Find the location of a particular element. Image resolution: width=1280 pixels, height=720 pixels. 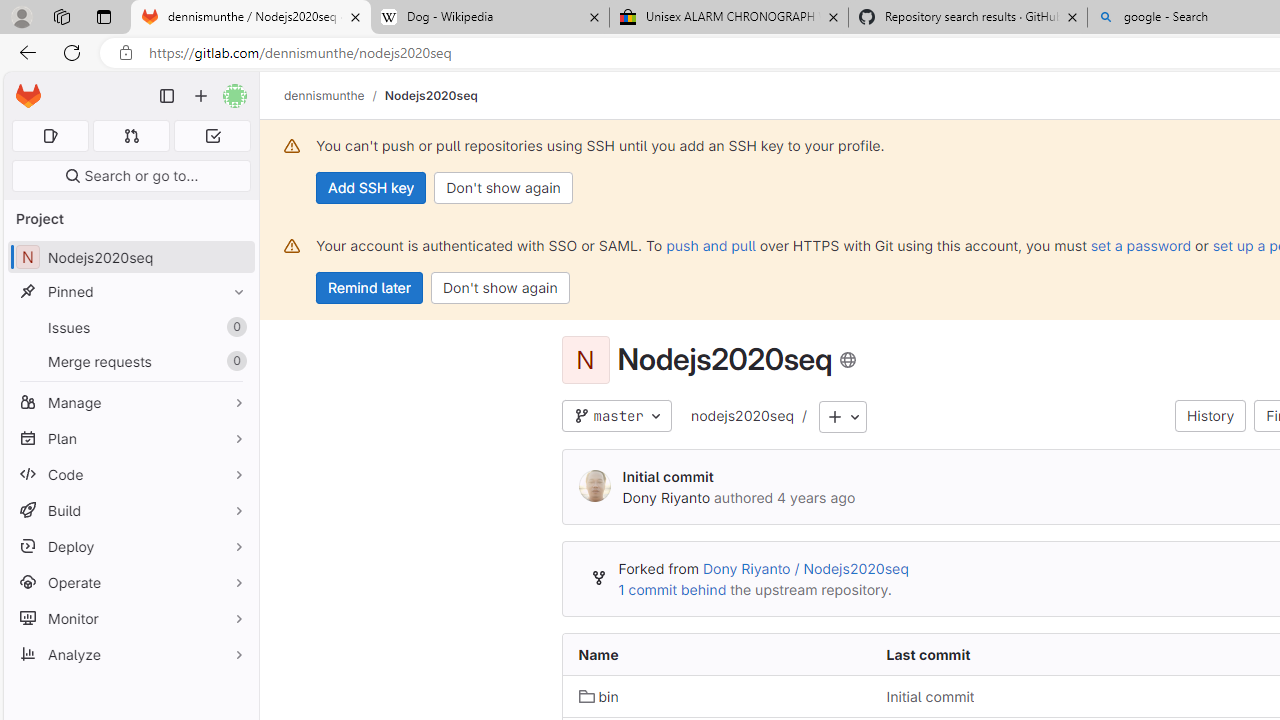

'Assigned issues 0' is located at coordinates (50, 135).